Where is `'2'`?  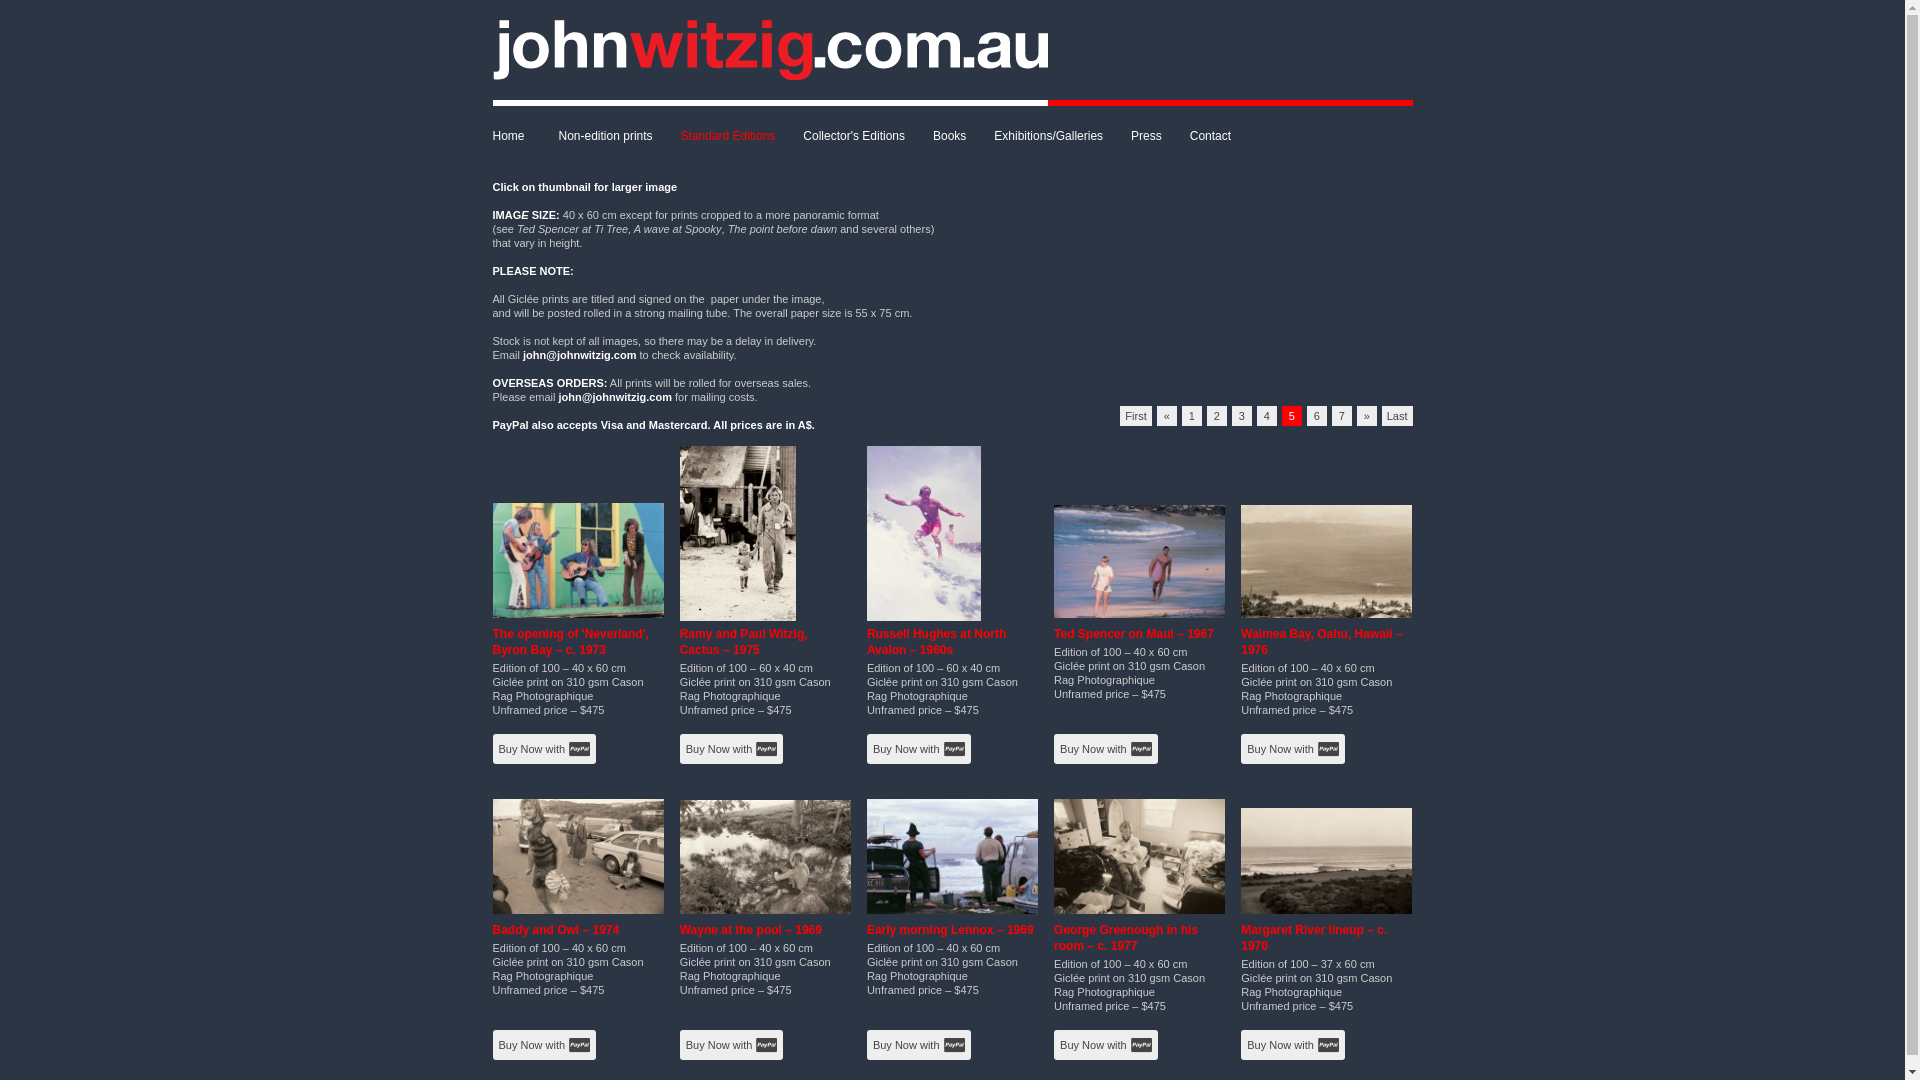
'2' is located at coordinates (1216, 415).